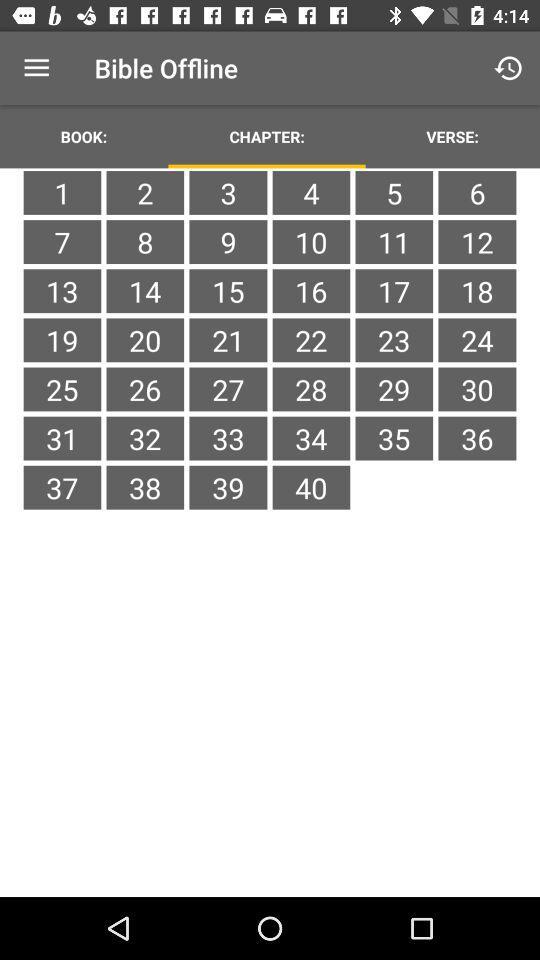 This screenshot has width=540, height=960. What do you see at coordinates (227, 192) in the screenshot?
I see `3` at bounding box center [227, 192].